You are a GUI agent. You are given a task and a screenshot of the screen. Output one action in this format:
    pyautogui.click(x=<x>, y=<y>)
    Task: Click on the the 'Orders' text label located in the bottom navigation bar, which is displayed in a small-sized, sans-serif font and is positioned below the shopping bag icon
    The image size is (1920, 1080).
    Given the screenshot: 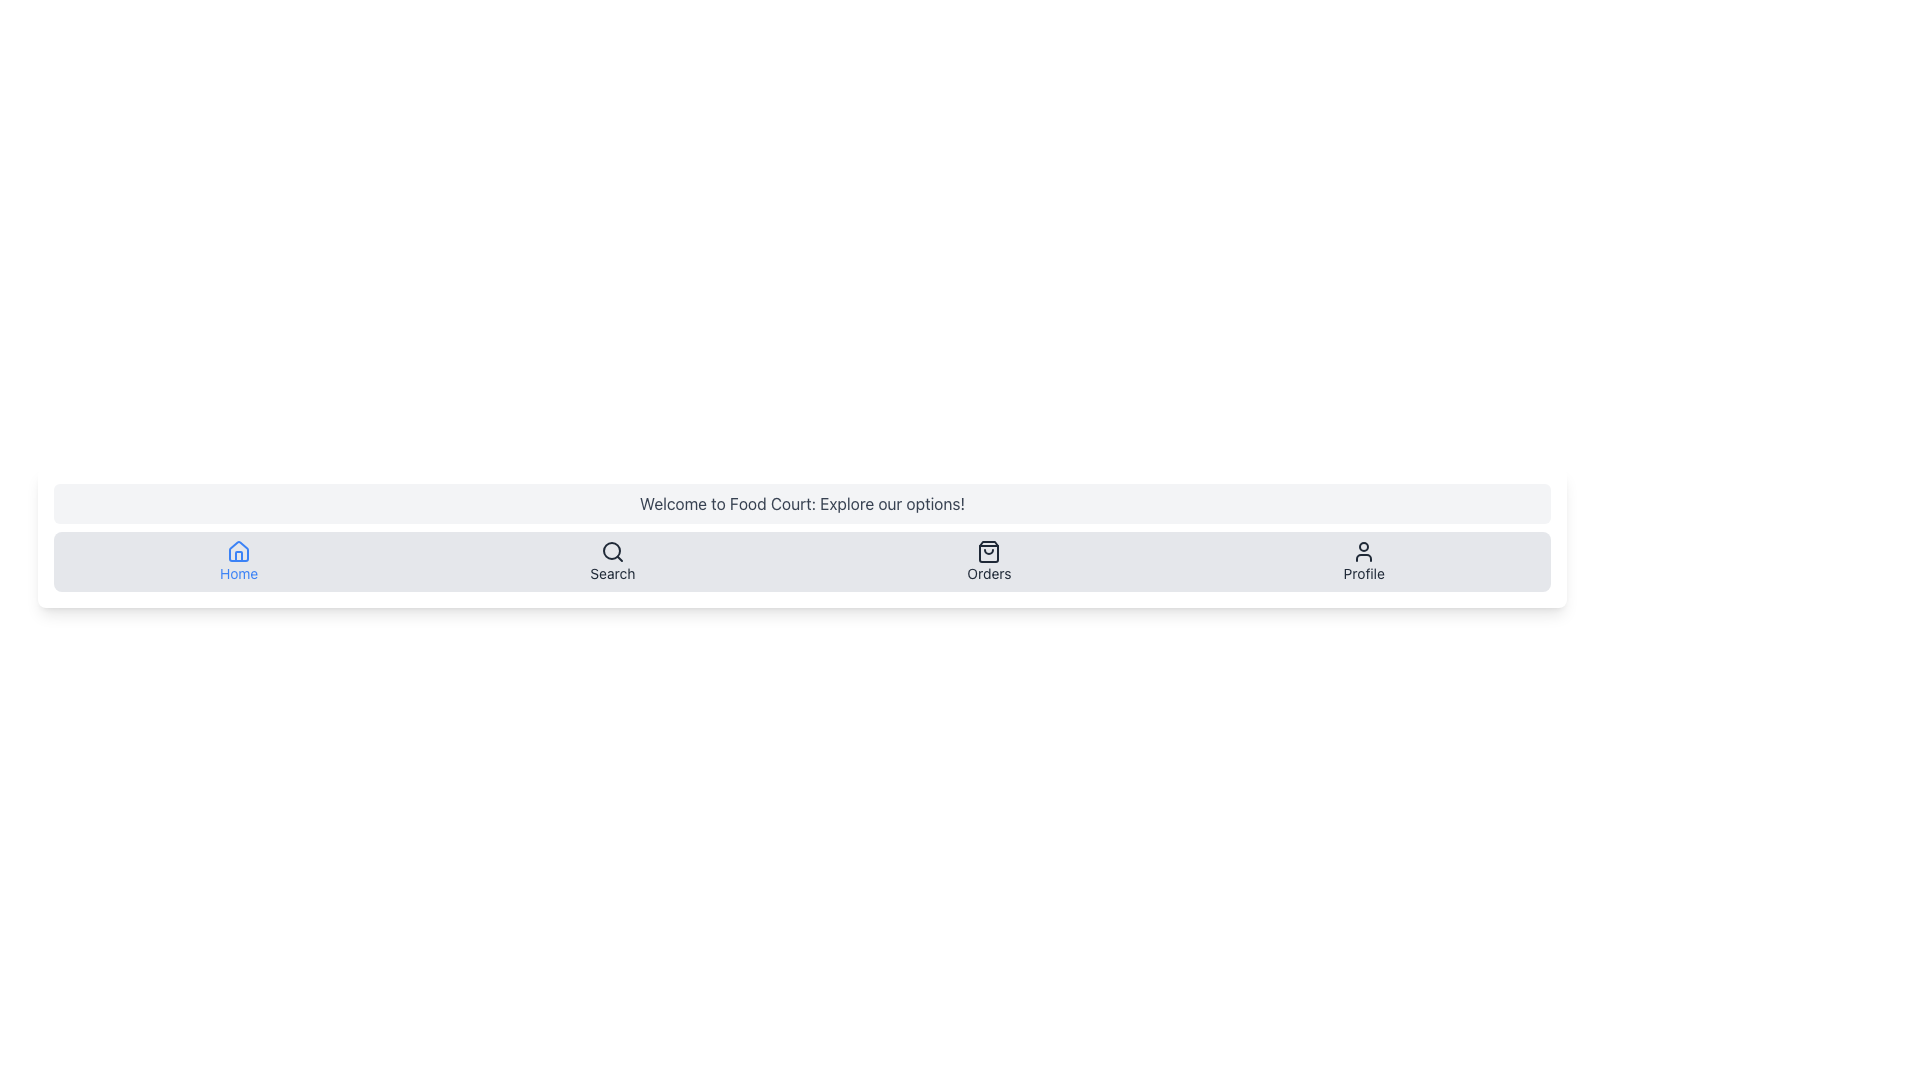 What is the action you would take?
    pyautogui.click(x=989, y=574)
    